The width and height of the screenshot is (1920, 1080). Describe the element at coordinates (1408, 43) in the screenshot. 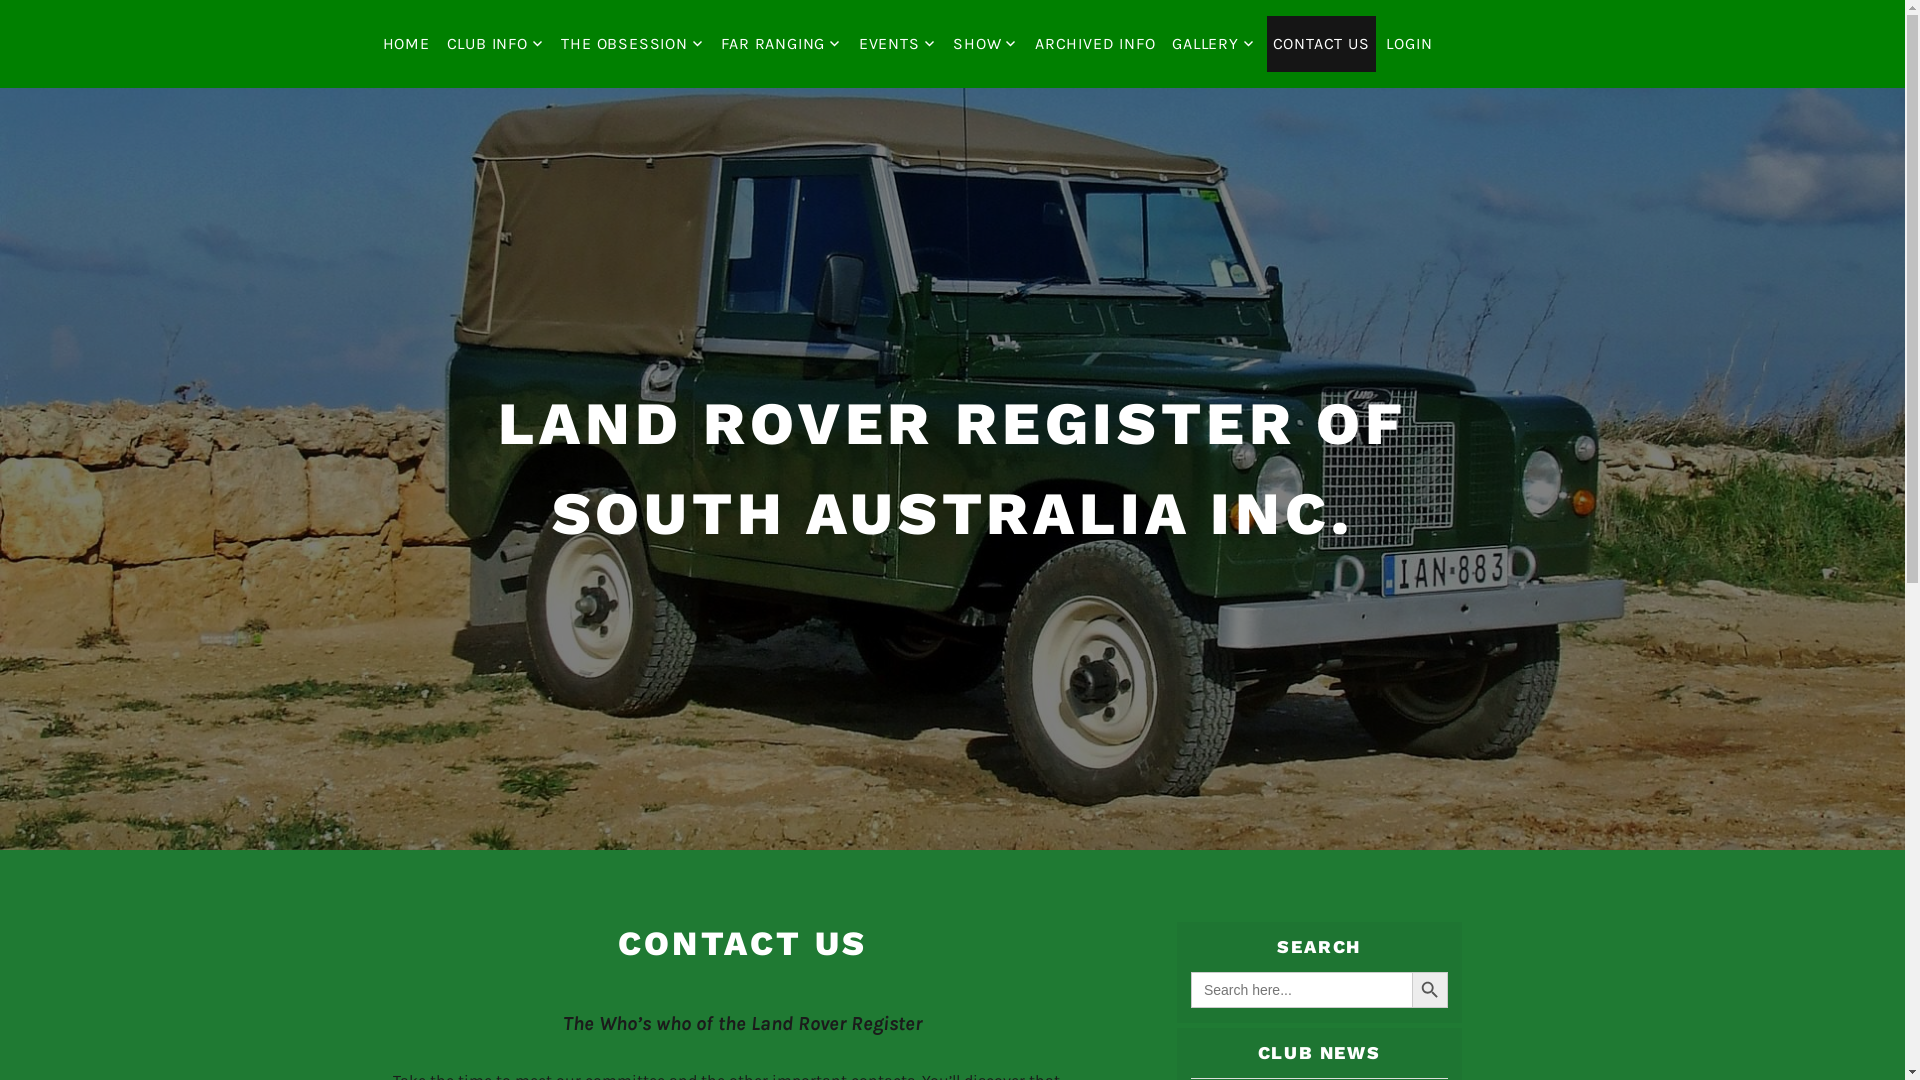

I see `'LOGIN'` at that location.